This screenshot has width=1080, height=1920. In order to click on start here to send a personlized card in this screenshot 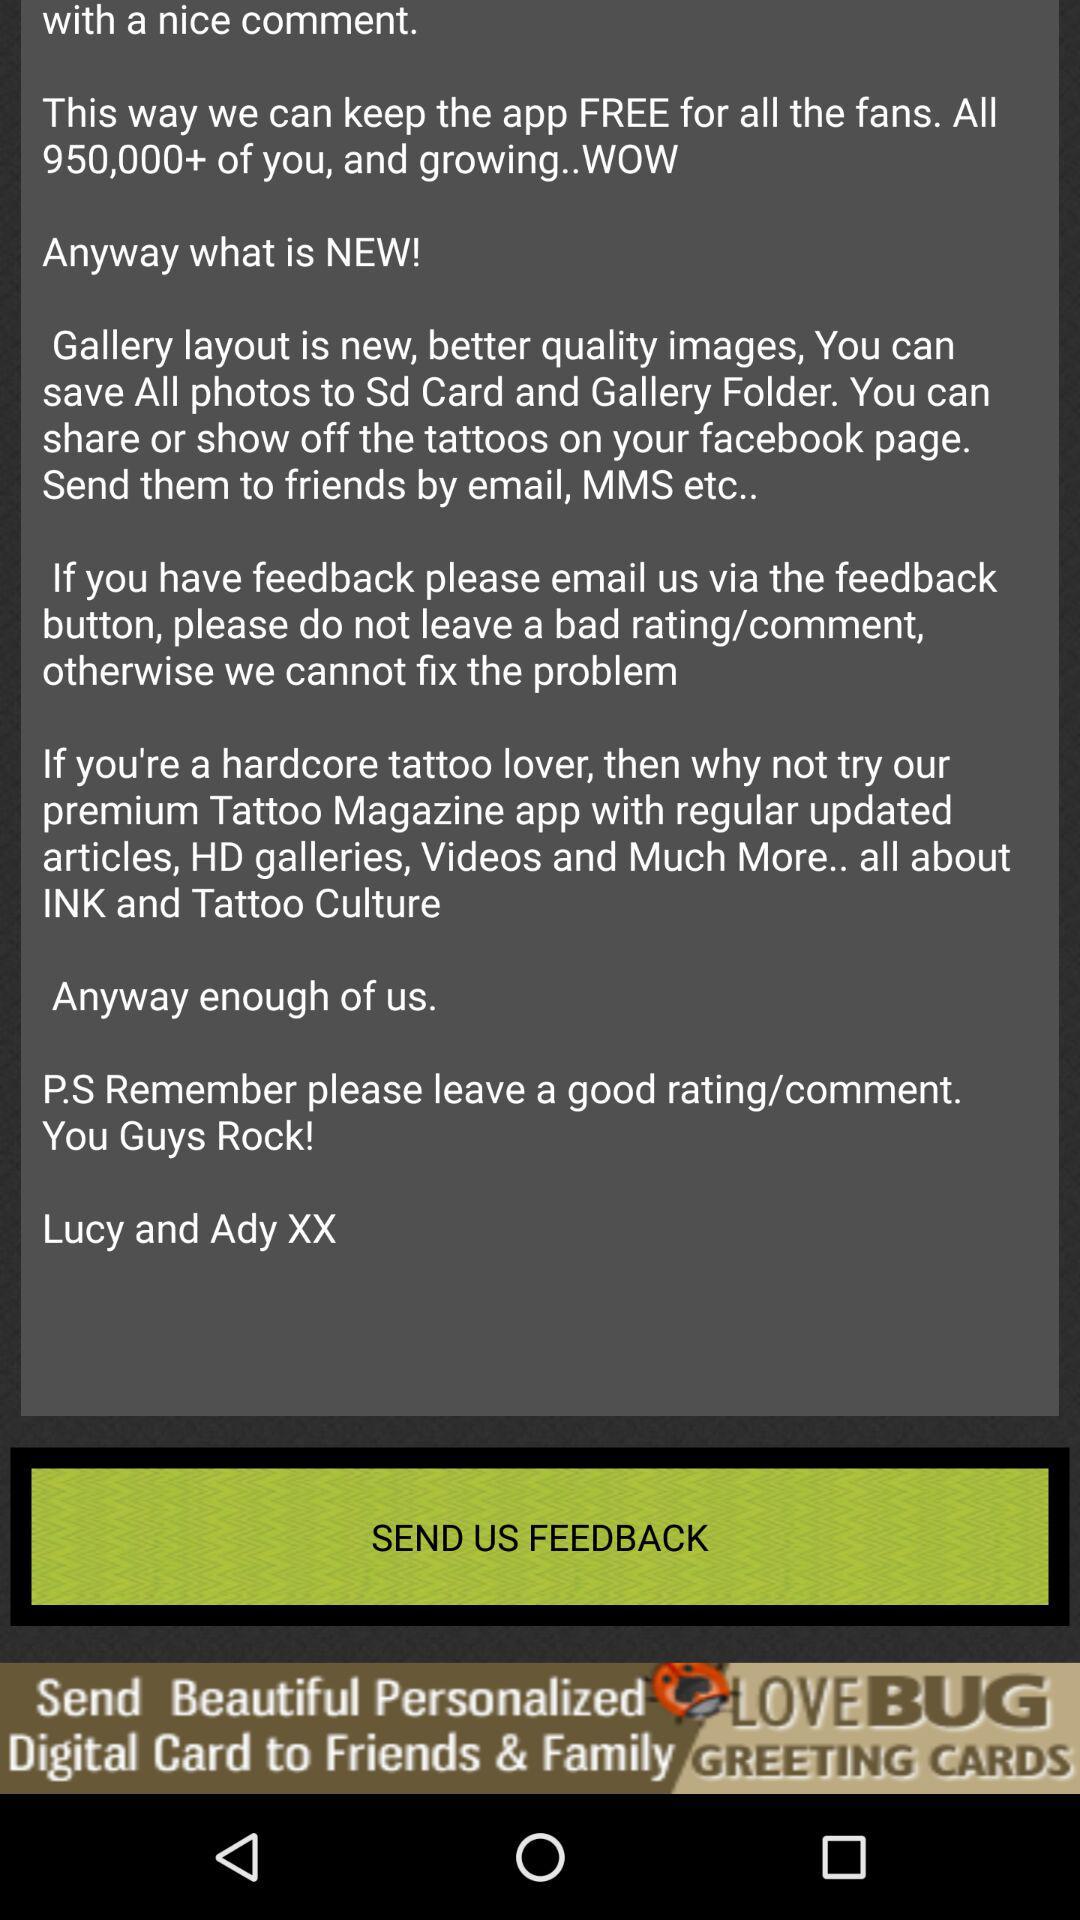, I will do `click(540, 1727)`.